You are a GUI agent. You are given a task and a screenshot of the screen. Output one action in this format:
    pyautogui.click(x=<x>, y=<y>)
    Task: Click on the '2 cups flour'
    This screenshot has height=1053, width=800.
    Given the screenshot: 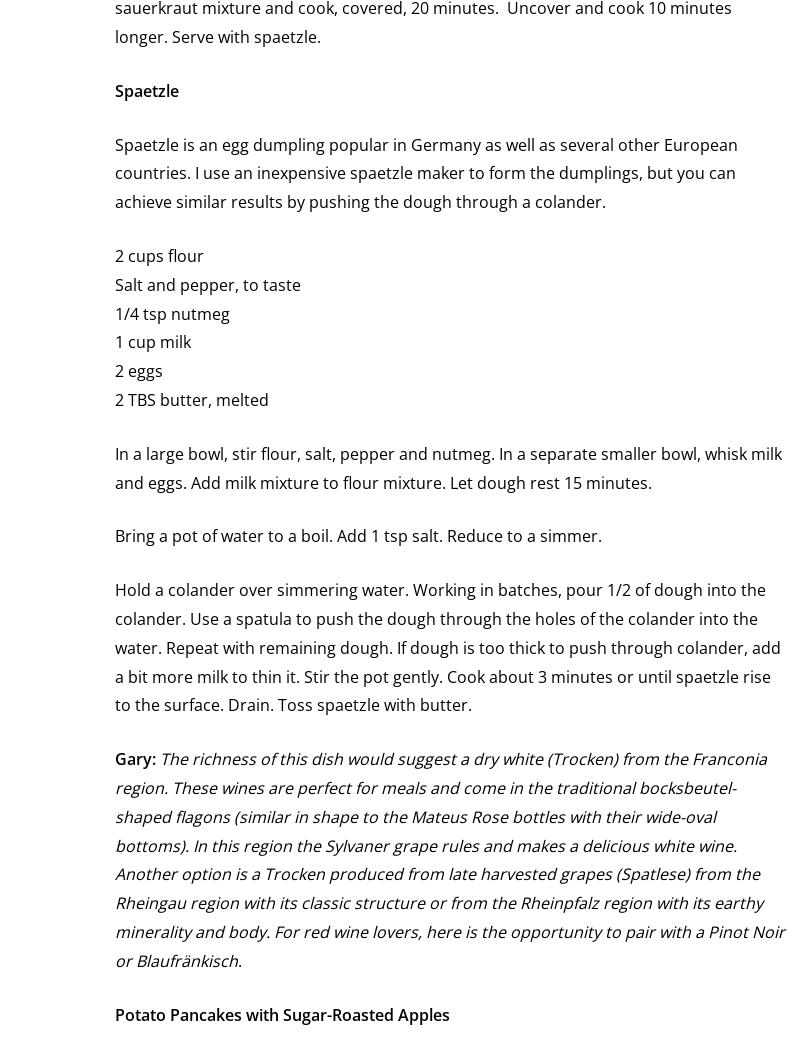 What is the action you would take?
    pyautogui.click(x=159, y=254)
    